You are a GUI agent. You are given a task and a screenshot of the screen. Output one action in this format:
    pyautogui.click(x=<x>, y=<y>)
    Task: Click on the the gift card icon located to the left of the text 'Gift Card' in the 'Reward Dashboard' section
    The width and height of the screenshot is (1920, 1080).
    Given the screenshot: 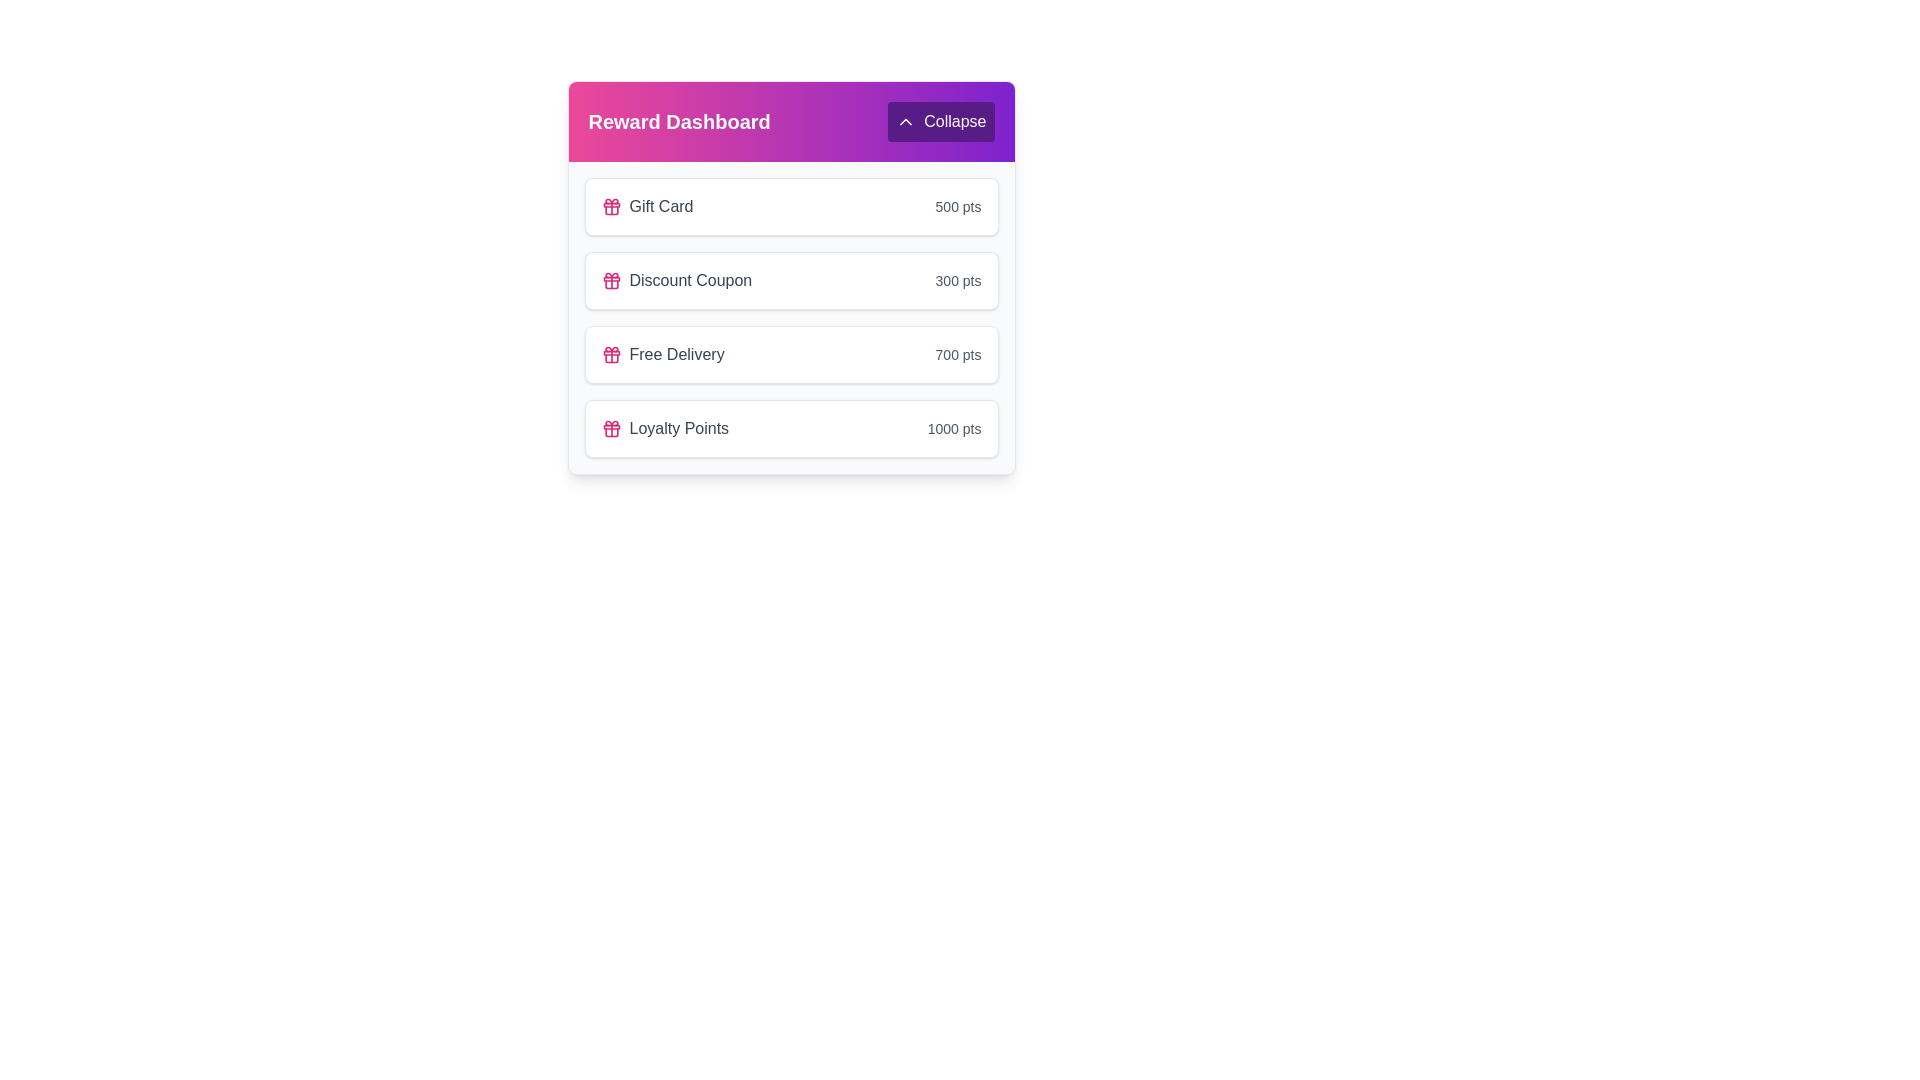 What is the action you would take?
    pyautogui.click(x=610, y=207)
    